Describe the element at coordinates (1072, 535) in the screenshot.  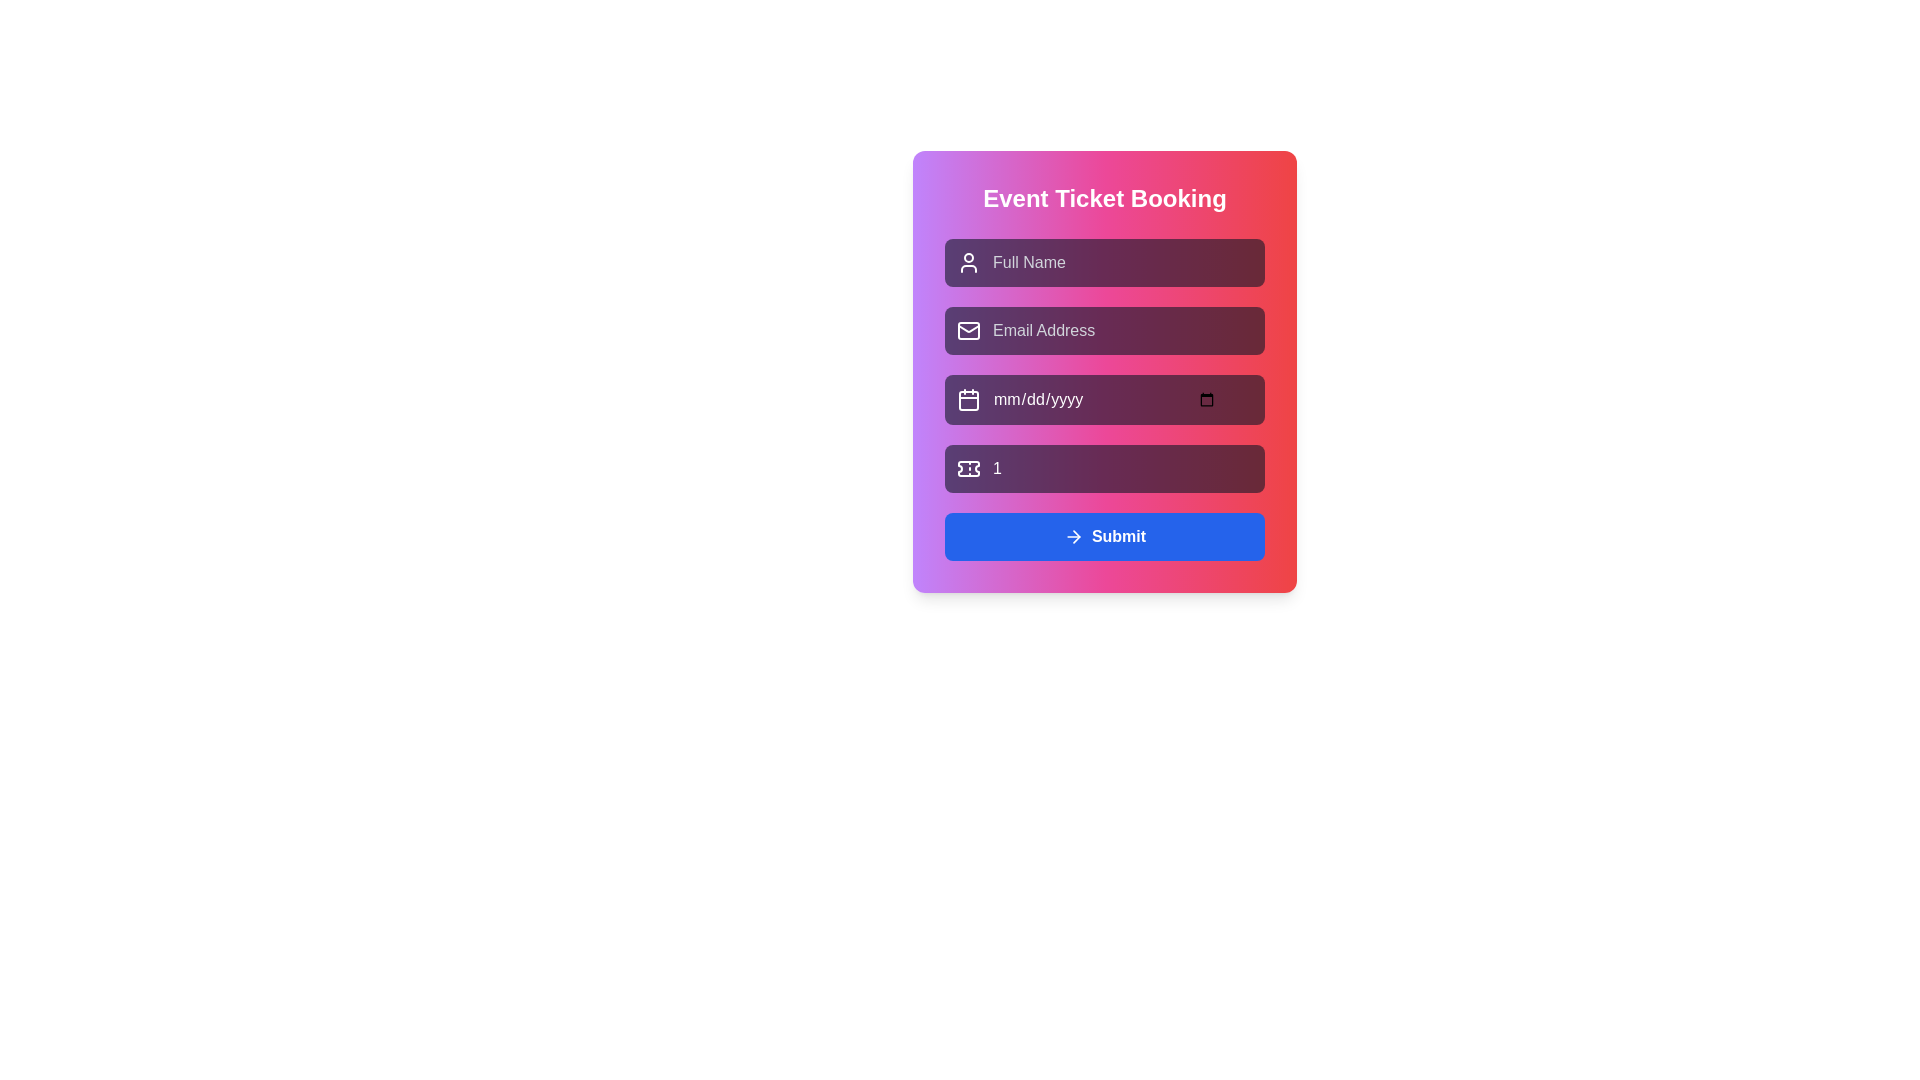
I see `the right-pointing arrow icon that is part of the 'Submit' button with a vibrant blue background, located centrally at the bottom of a card layout` at that location.